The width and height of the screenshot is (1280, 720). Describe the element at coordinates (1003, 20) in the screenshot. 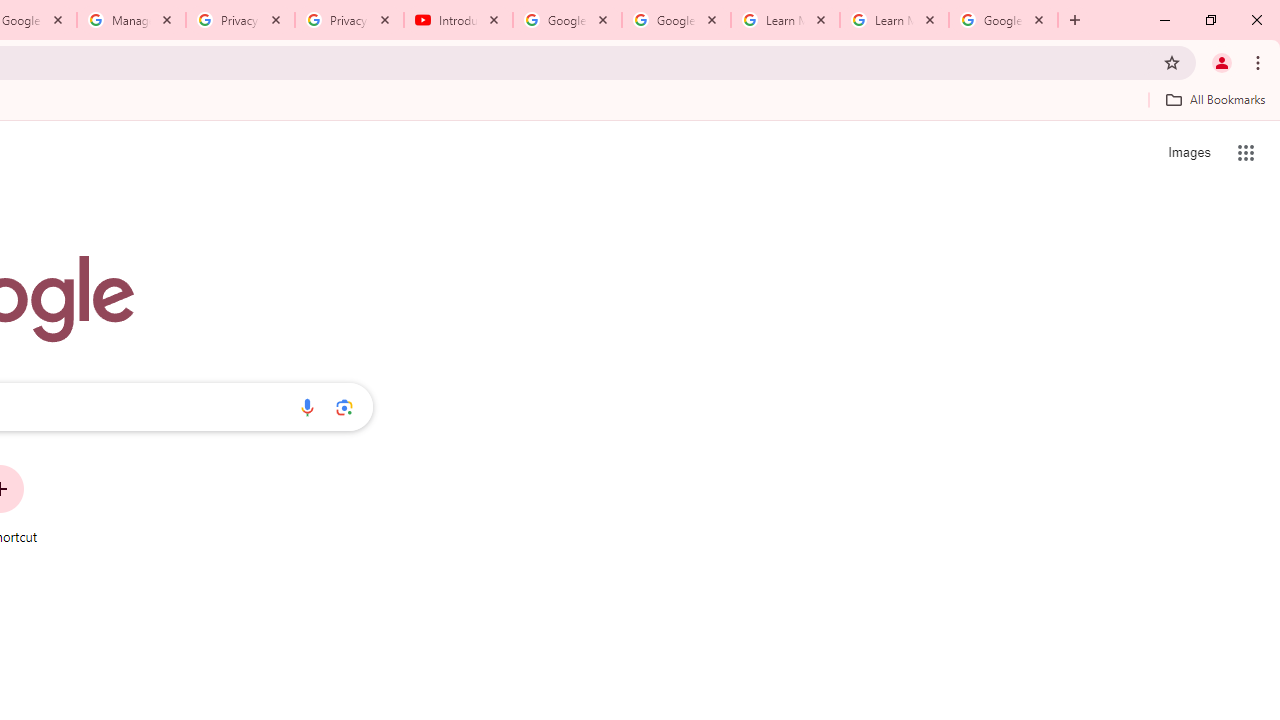

I see `'Google Account'` at that location.